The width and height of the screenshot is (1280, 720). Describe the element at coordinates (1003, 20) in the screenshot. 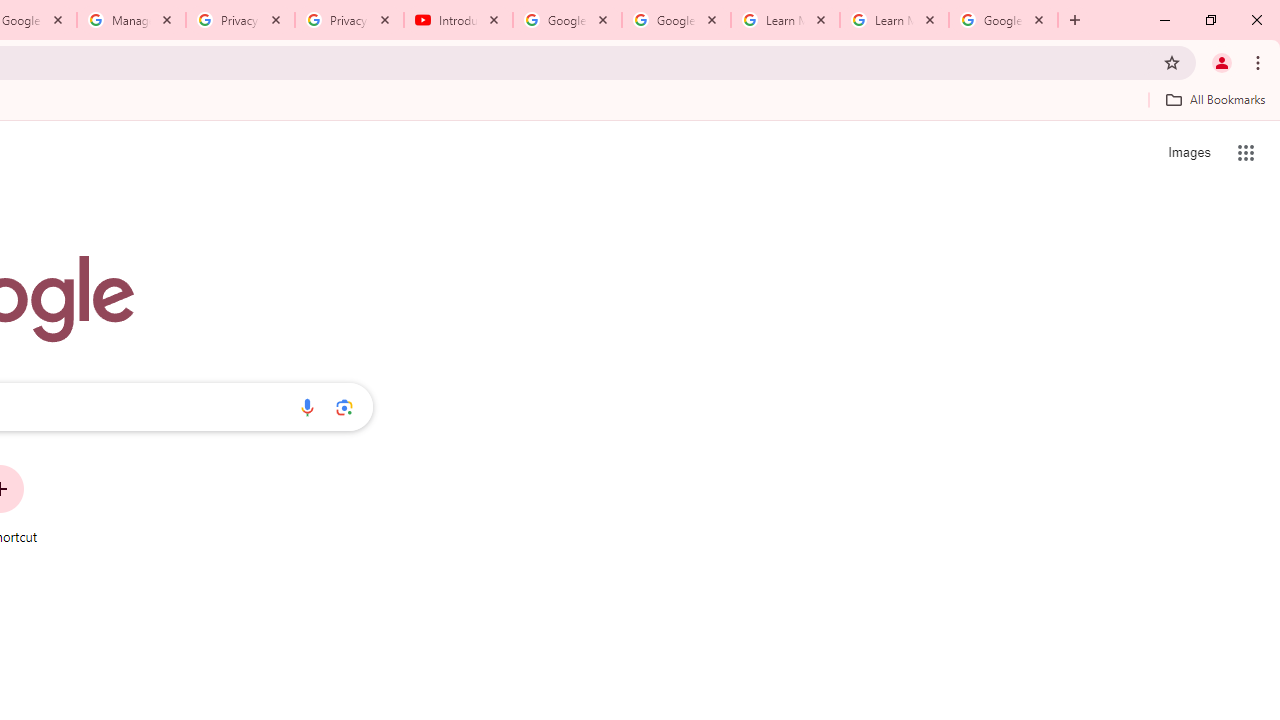

I see `'Google Account'` at that location.